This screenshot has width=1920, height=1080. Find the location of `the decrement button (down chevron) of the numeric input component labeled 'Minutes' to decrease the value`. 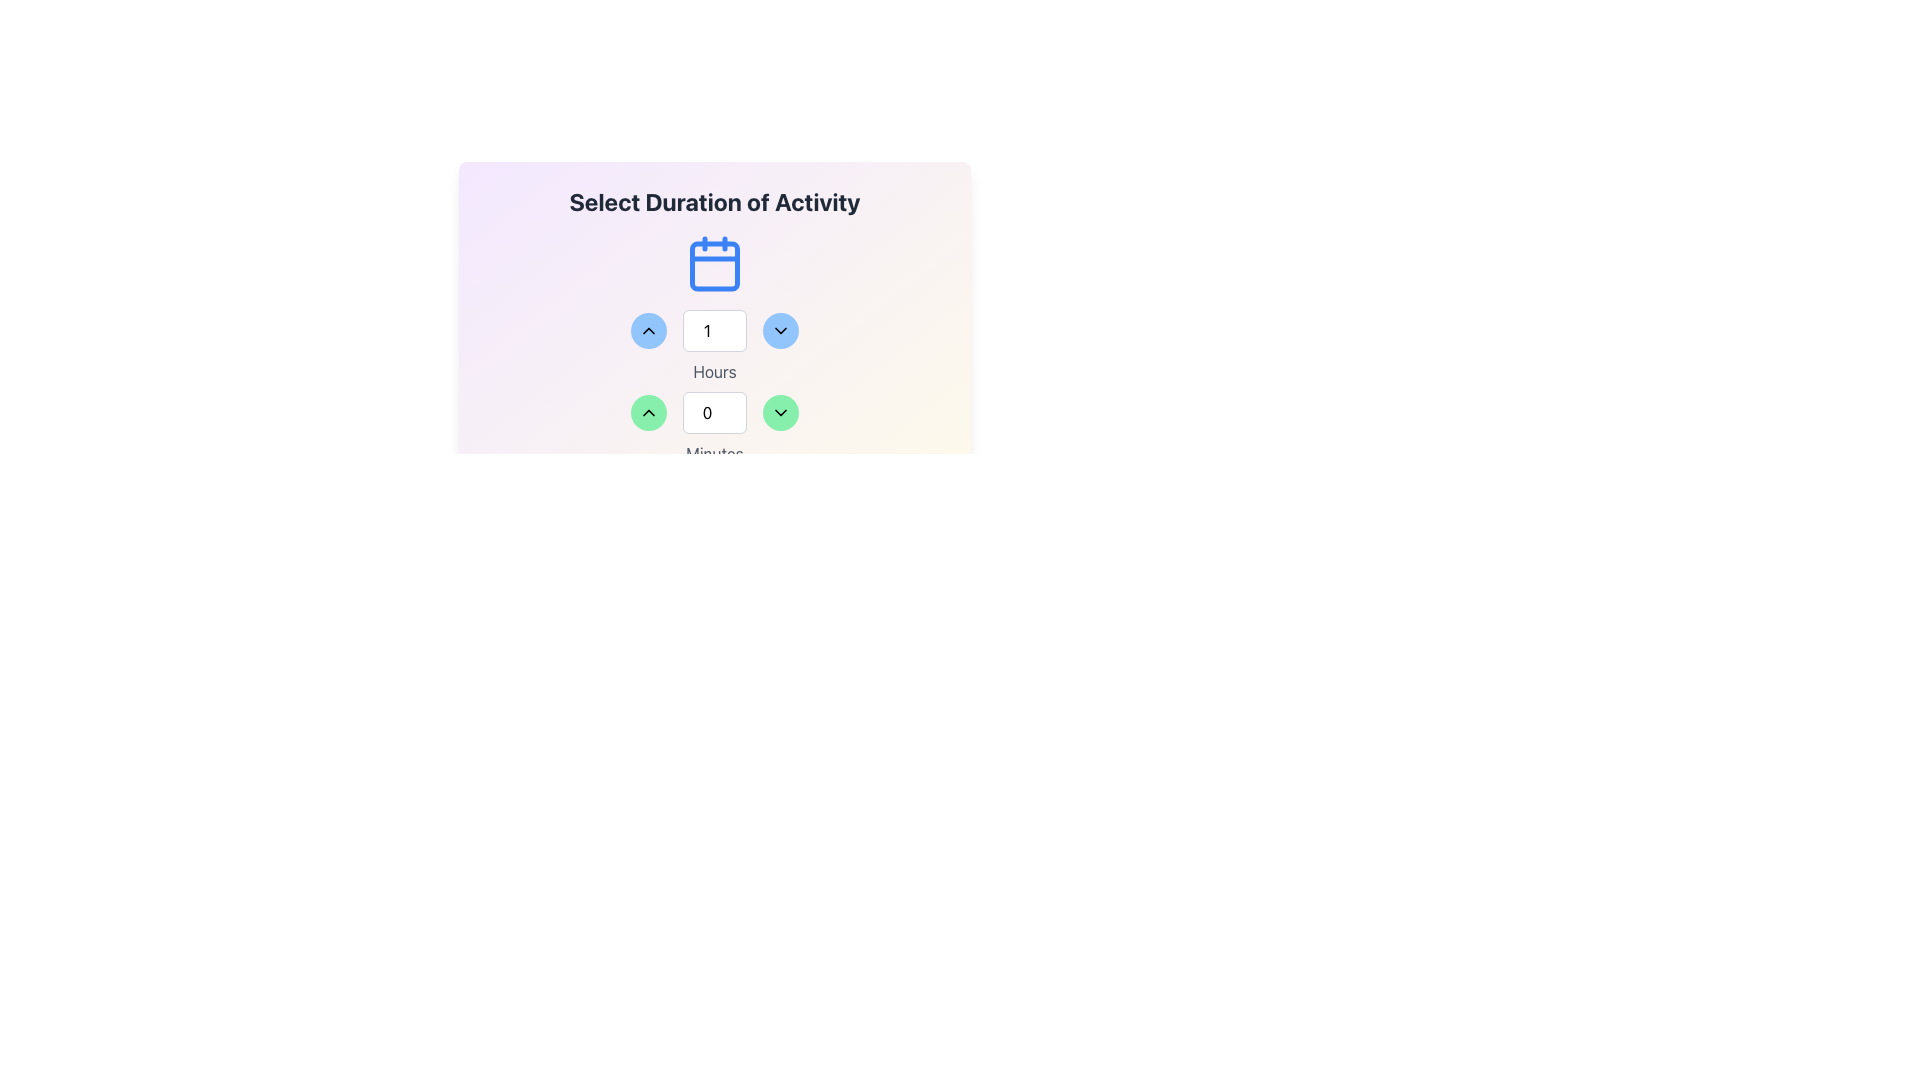

the decrement button (down chevron) of the numeric input component labeled 'Minutes' to decrease the value is located at coordinates (715, 411).